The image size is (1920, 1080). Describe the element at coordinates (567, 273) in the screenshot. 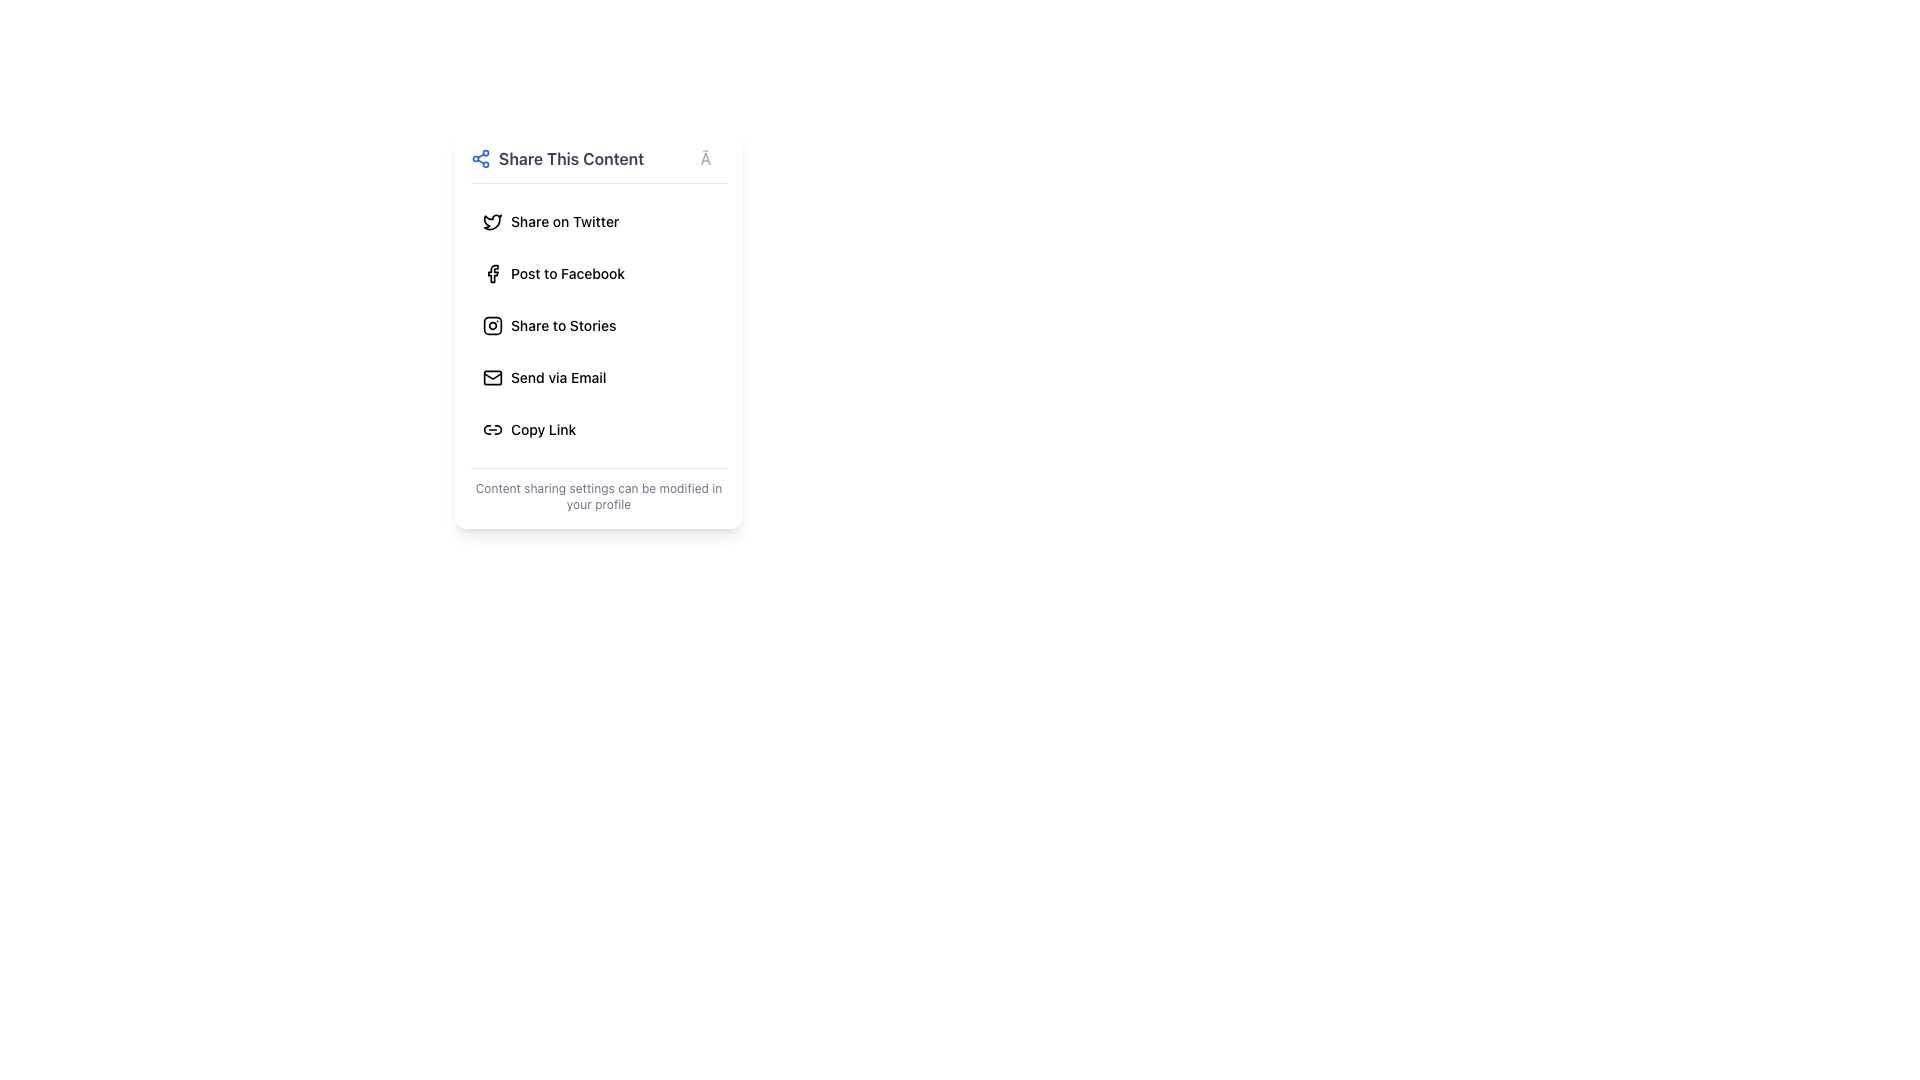

I see `the Text label indicating the sharing action for Facebook, which is positioned between the 'Share on Twitter' and 'Share to Stories' options, and appears to the right of the Facebook logo icon` at that location.